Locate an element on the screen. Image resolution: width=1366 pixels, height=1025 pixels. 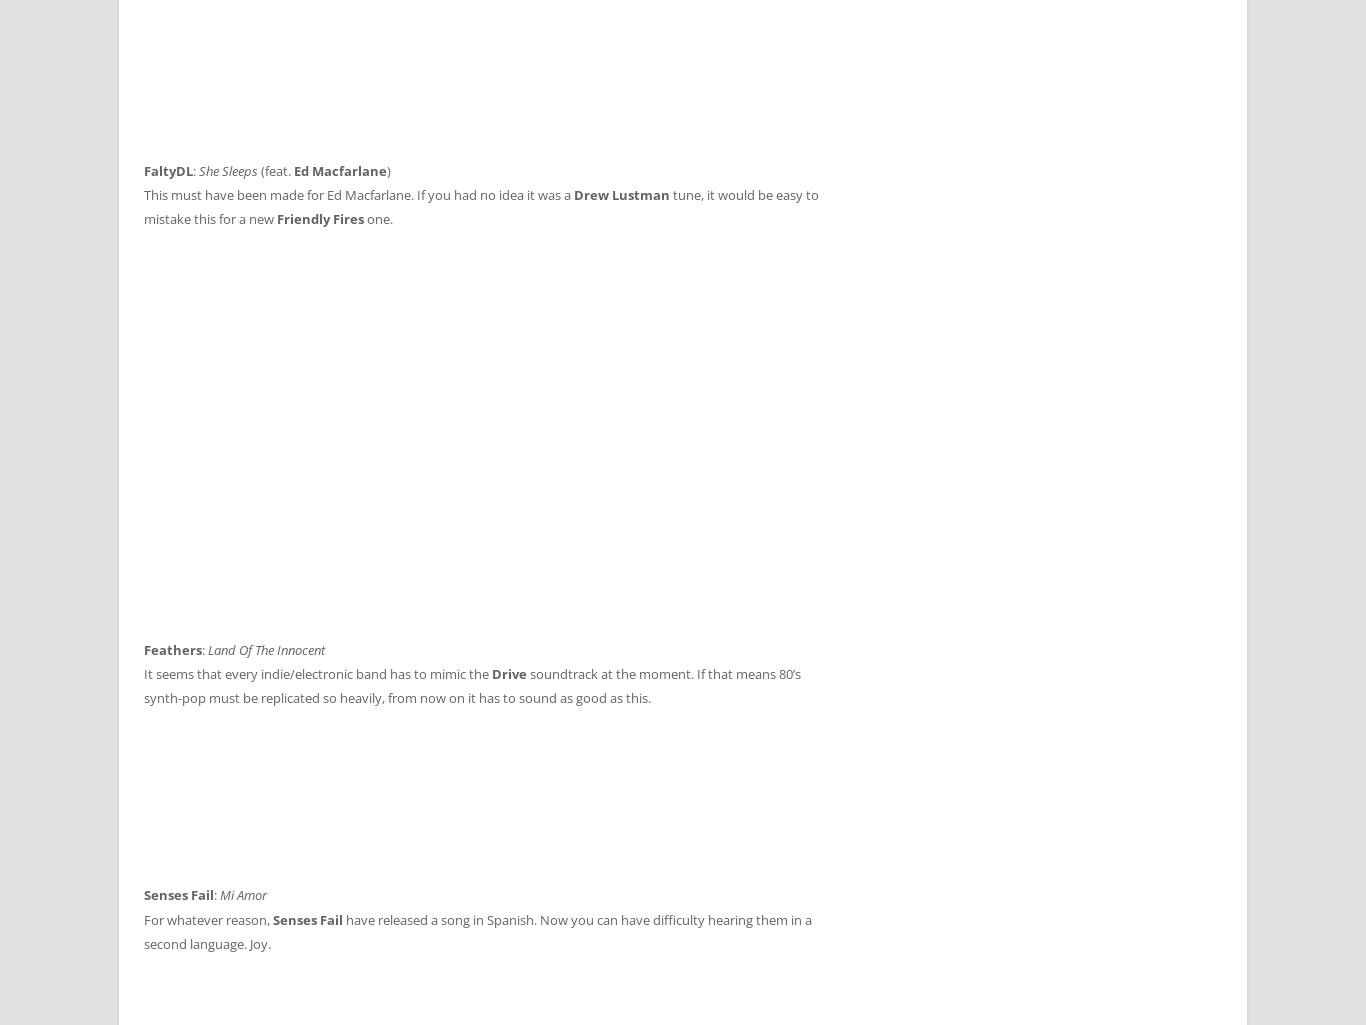
'have released a song in Spanish. Now you can have difficulty hearing them in a second language. Joy.' is located at coordinates (477, 930).